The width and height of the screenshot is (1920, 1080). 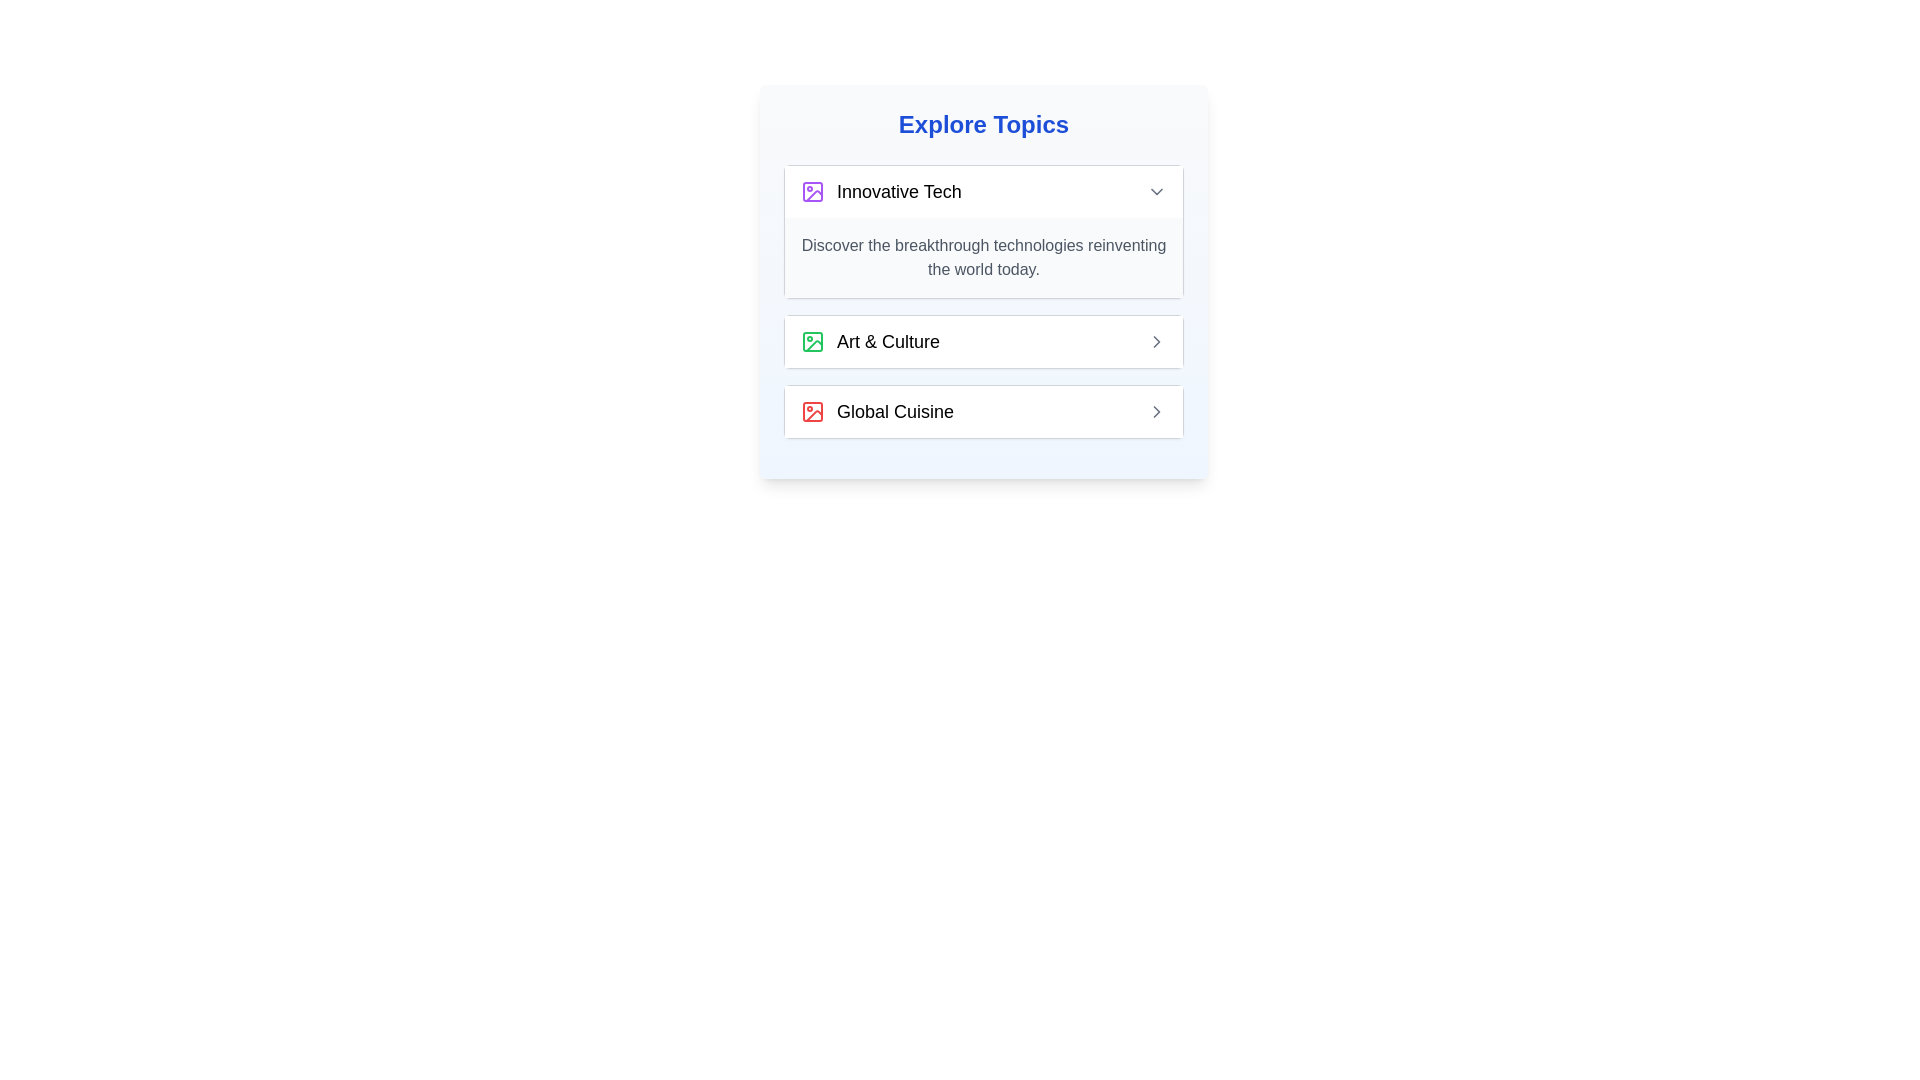 I want to click on the 'Art & Culture' text label, which is the middle entry in a vertical list of topic items, so click(x=887, y=341).